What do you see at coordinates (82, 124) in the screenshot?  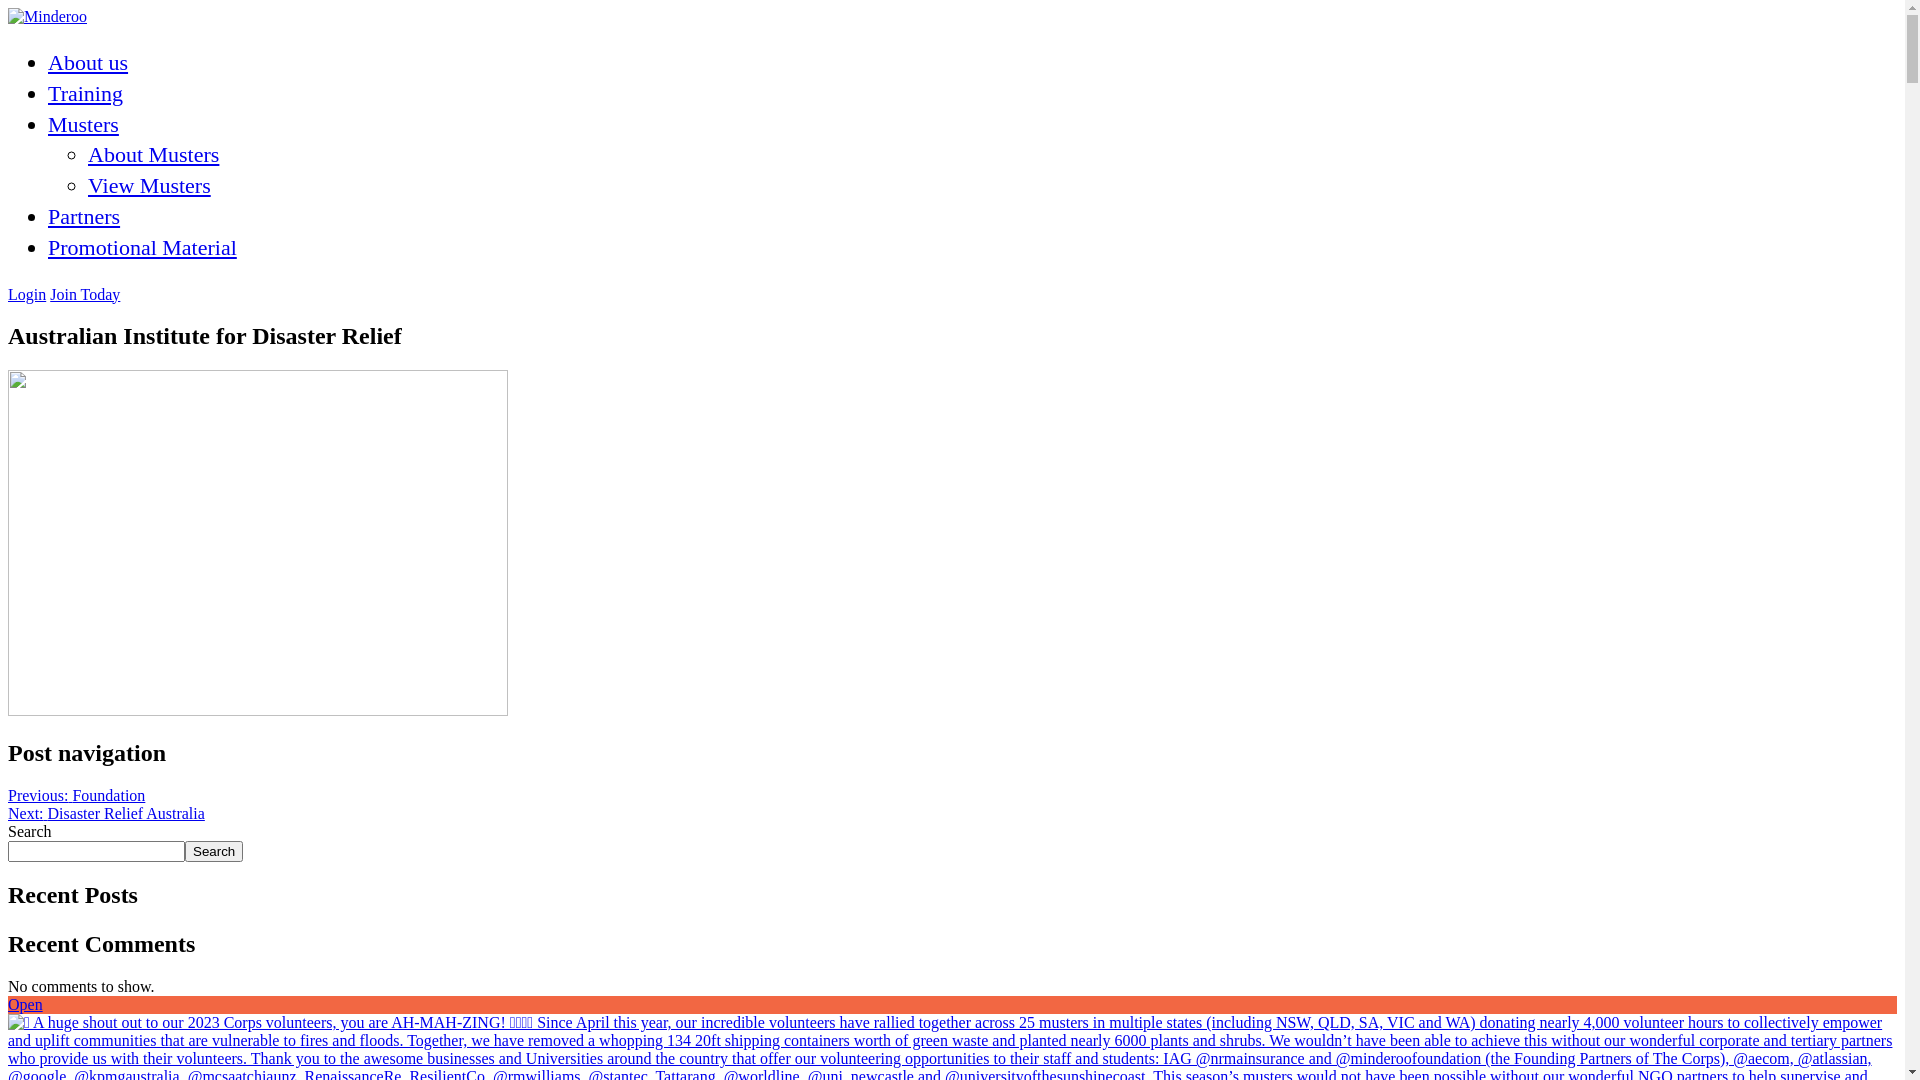 I see `'Musters'` at bounding box center [82, 124].